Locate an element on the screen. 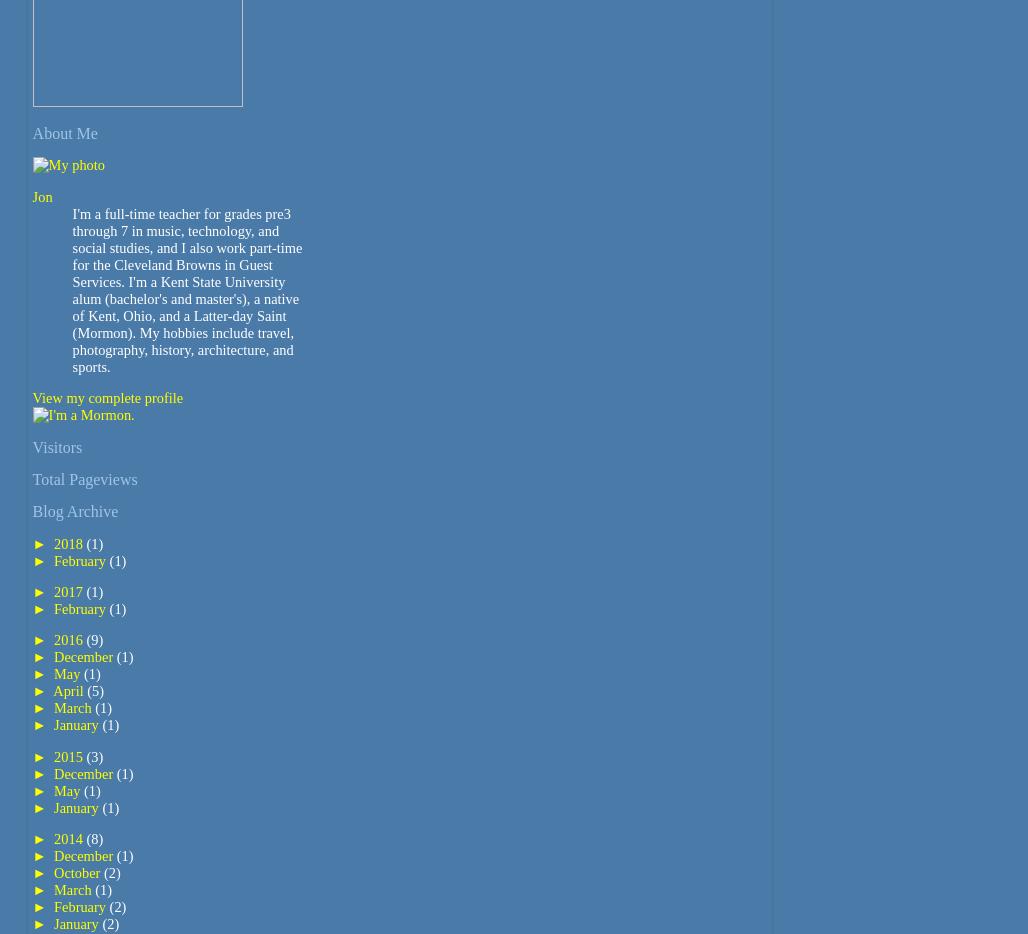 This screenshot has width=1028, height=934. '2016' is located at coordinates (69, 639).